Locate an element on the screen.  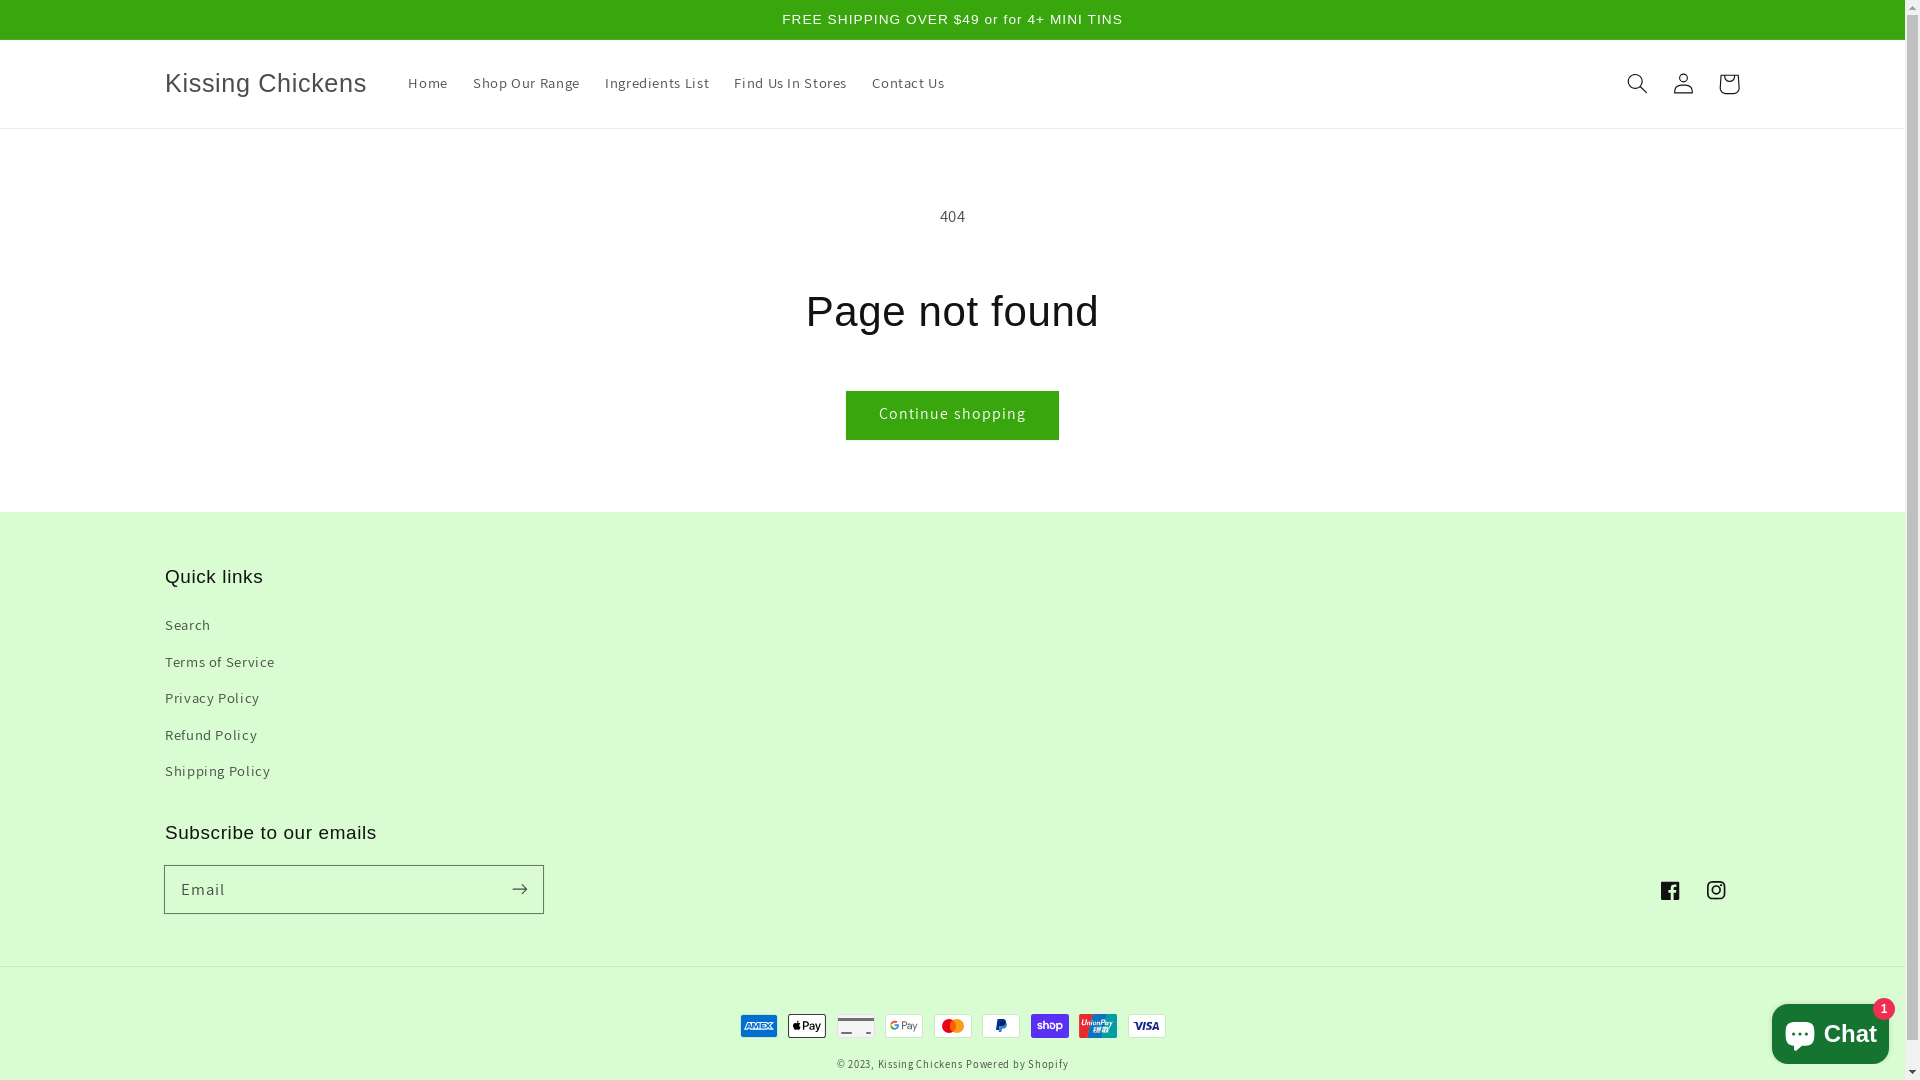
'Contact Us' is located at coordinates (907, 83).